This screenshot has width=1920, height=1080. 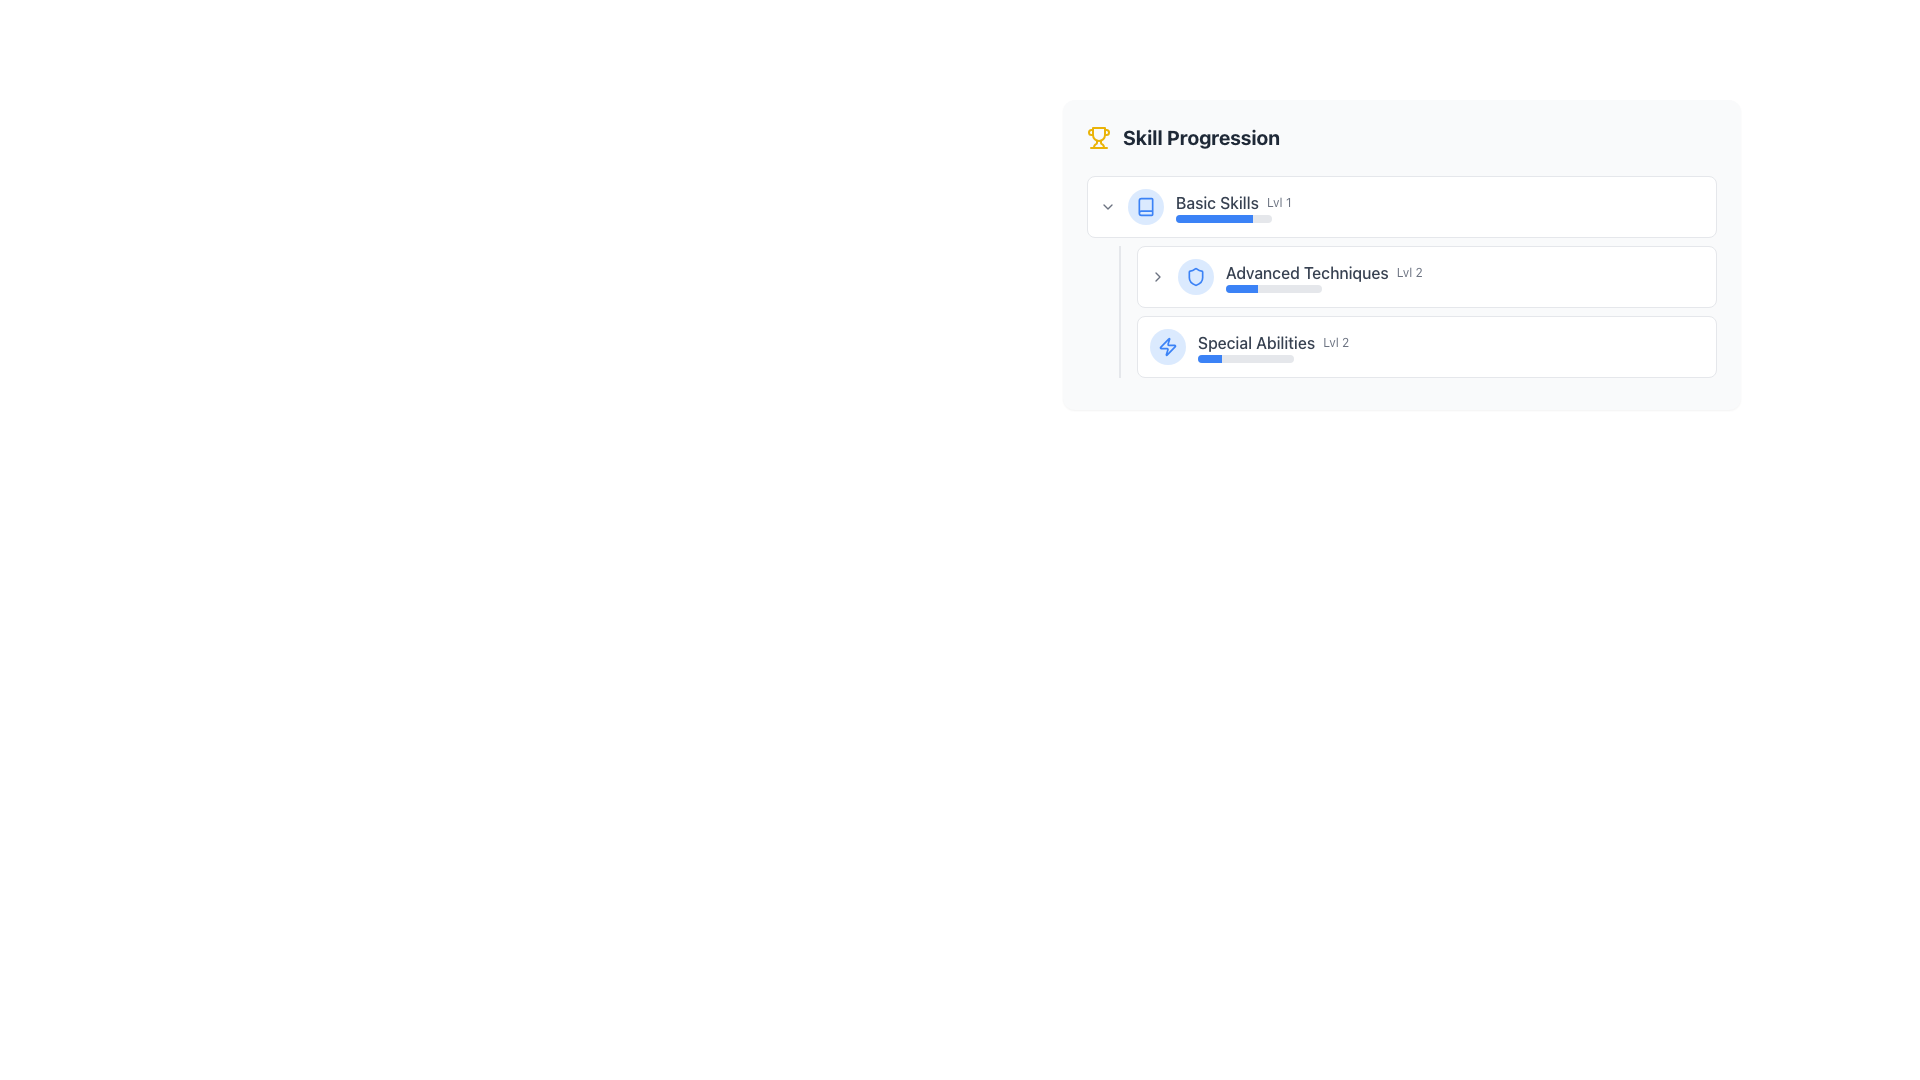 What do you see at coordinates (1167, 346) in the screenshot?
I see `the energy icon represented by a lightning bolt symbol, located at the center of a circular light blue background on the right side of the interface` at bounding box center [1167, 346].